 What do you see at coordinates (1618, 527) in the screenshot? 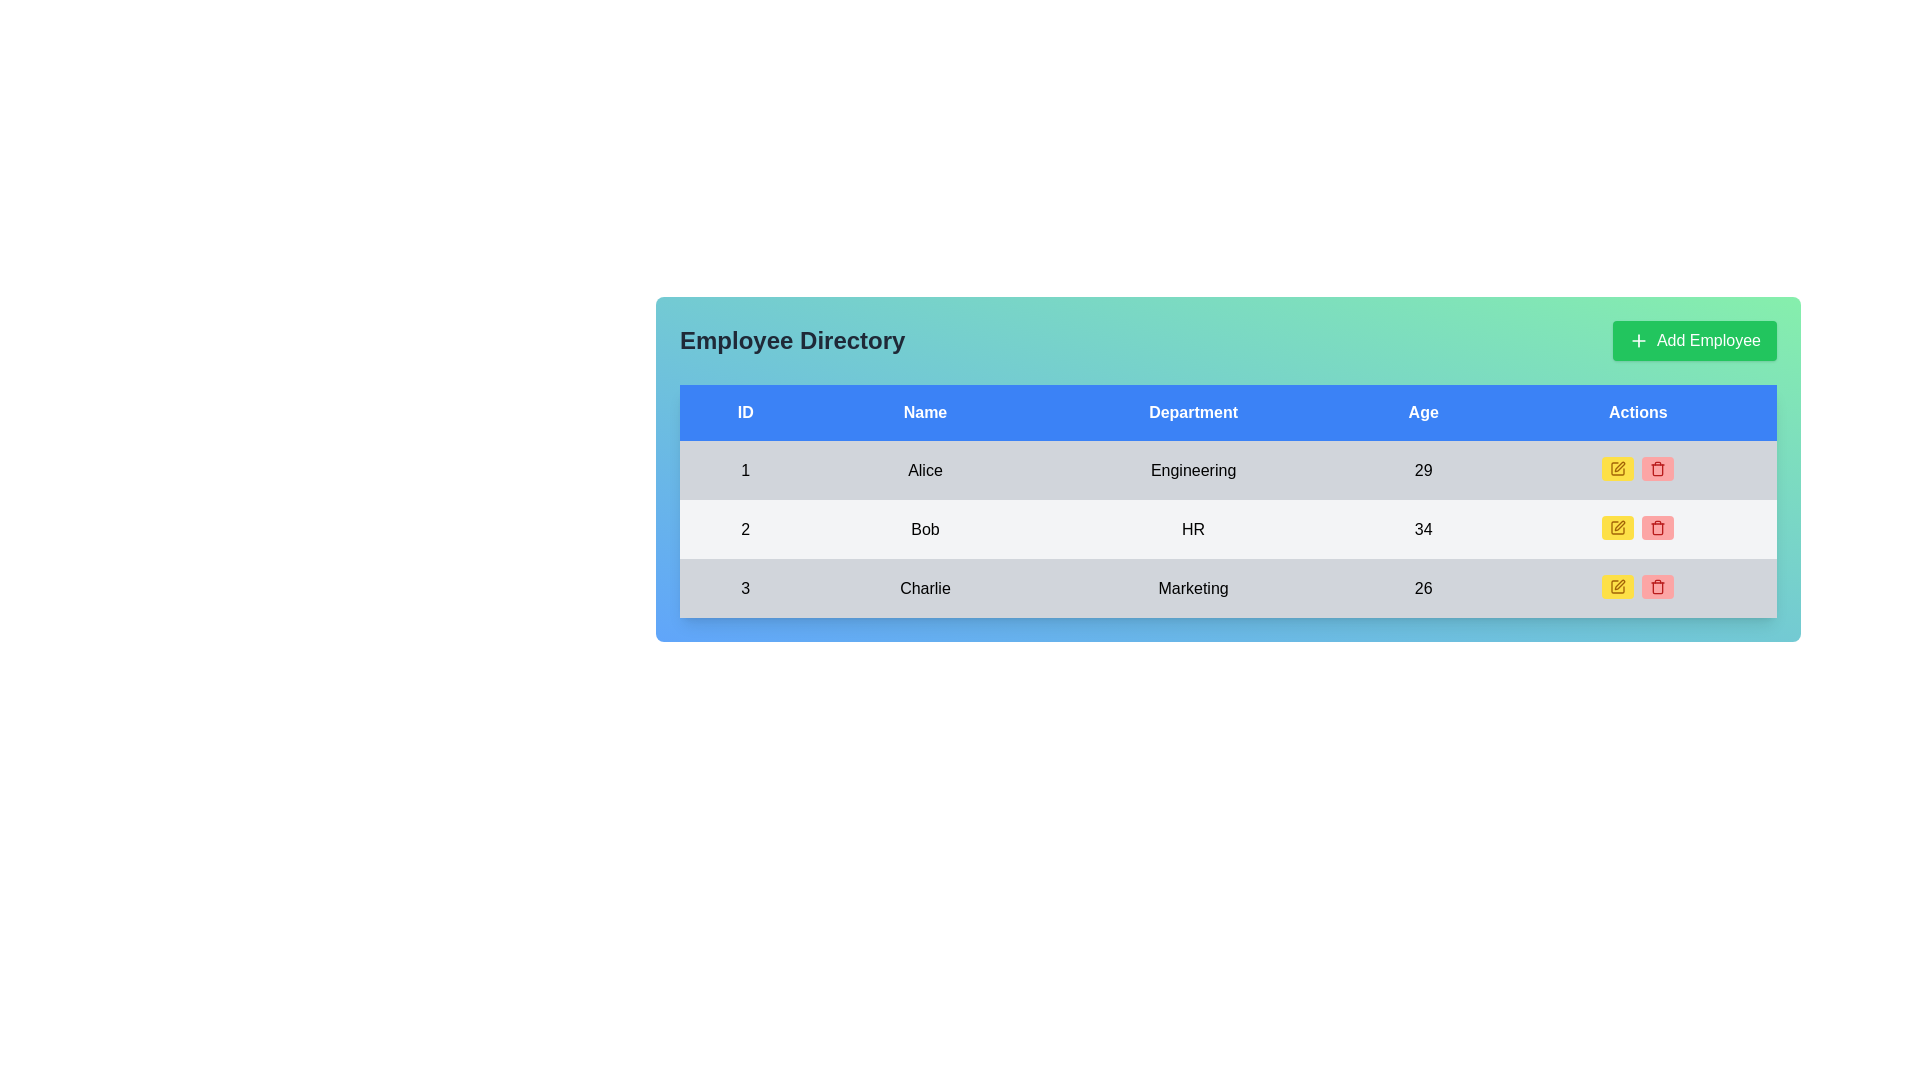
I see `the yellow pen icon button in the Actions column of the second row for the record of 'Bob'` at bounding box center [1618, 527].